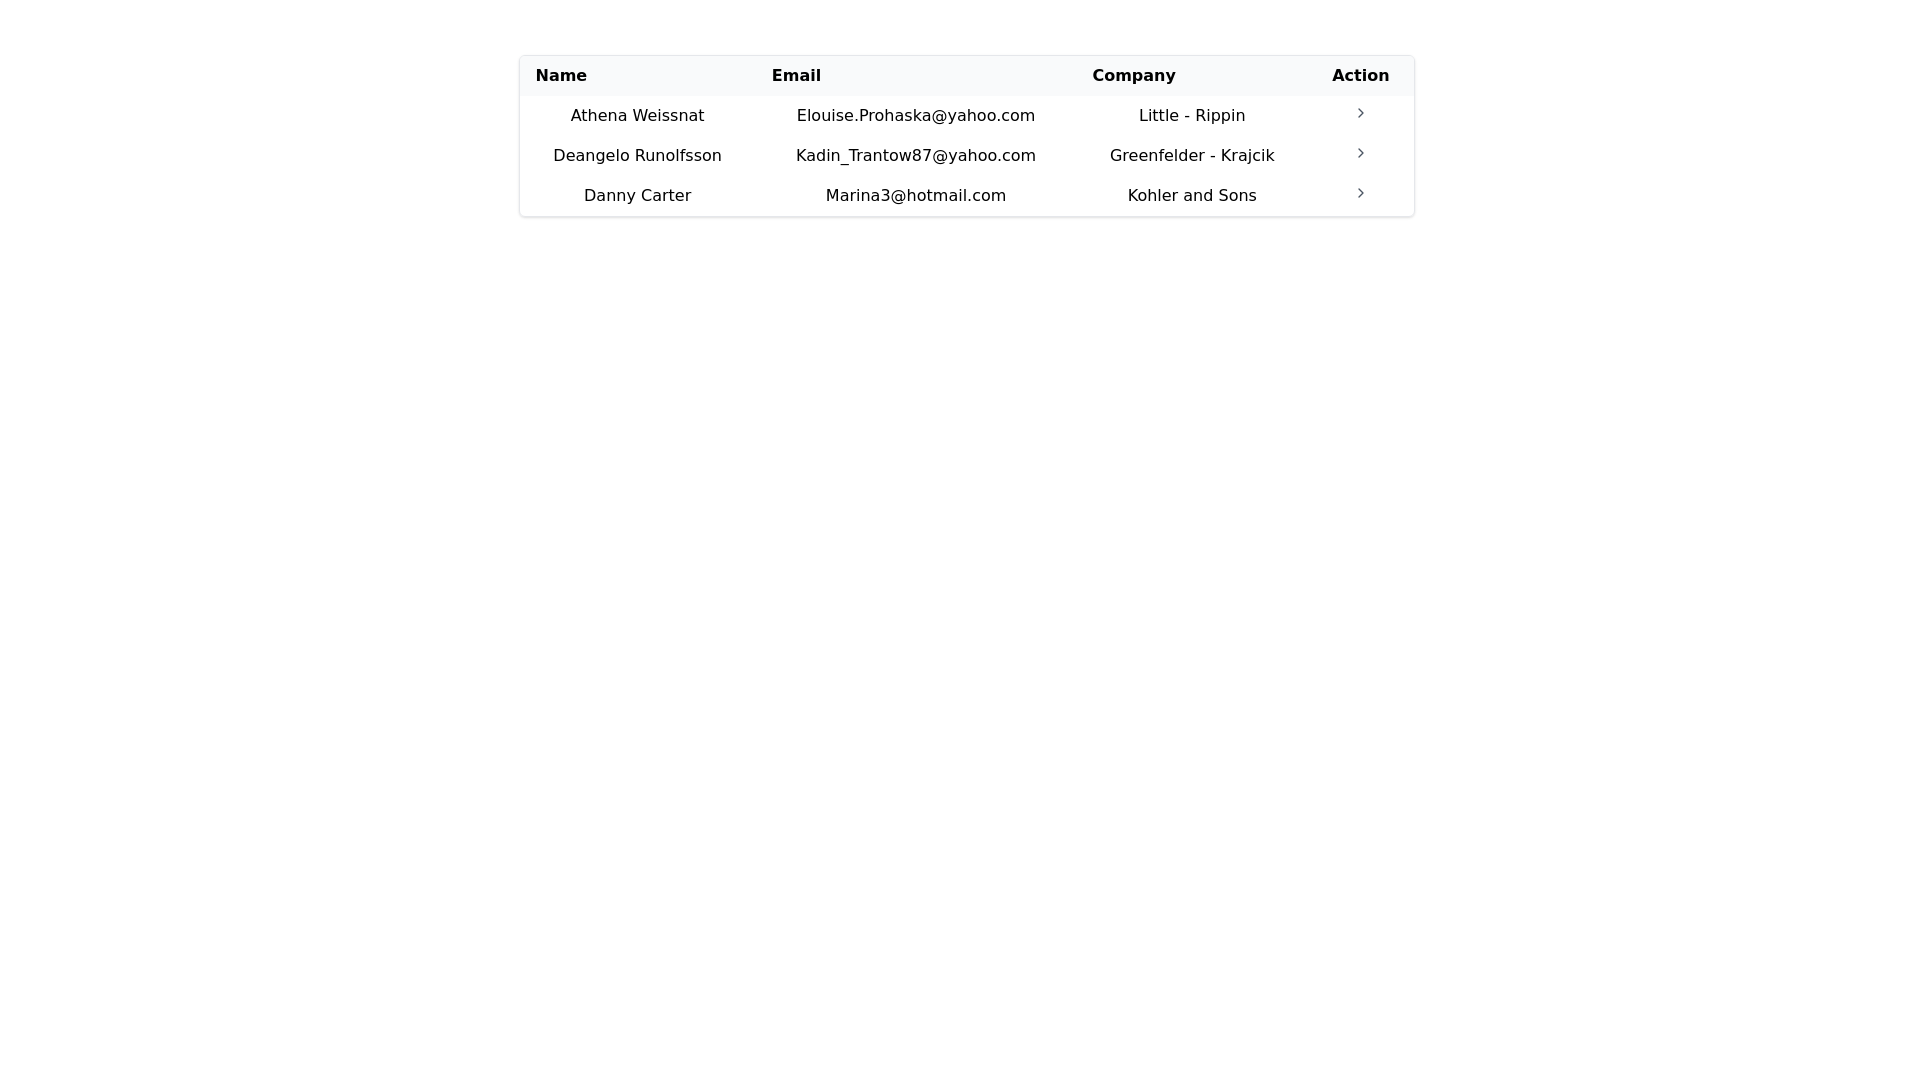 This screenshot has width=1920, height=1080. What do you see at coordinates (1360, 196) in the screenshot?
I see `the right-pointing chevron icon located in the last cell of the row for 'Danny Carter' in the 'Action' column` at bounding box center [1360, 196].